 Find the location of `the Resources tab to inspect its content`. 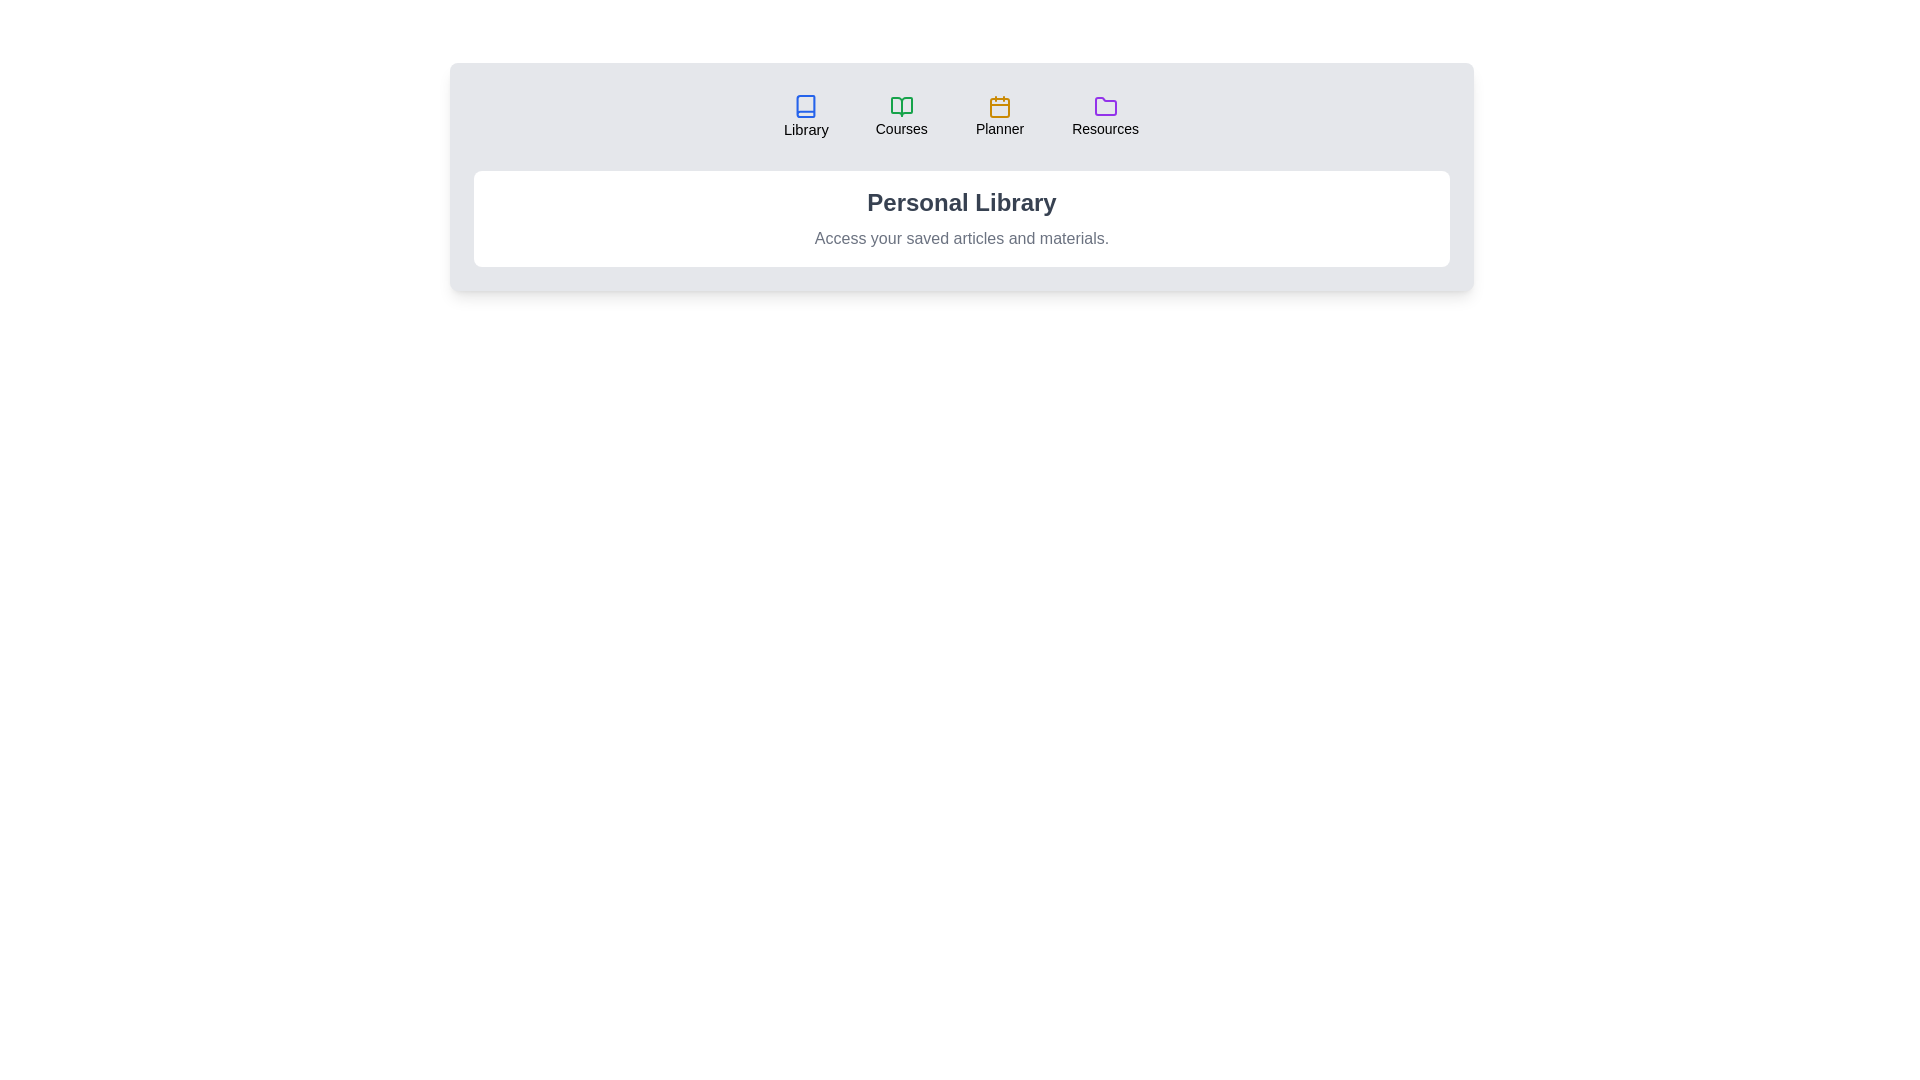

the Resources tab to inspect its content is located at coordinates (1104, 116).